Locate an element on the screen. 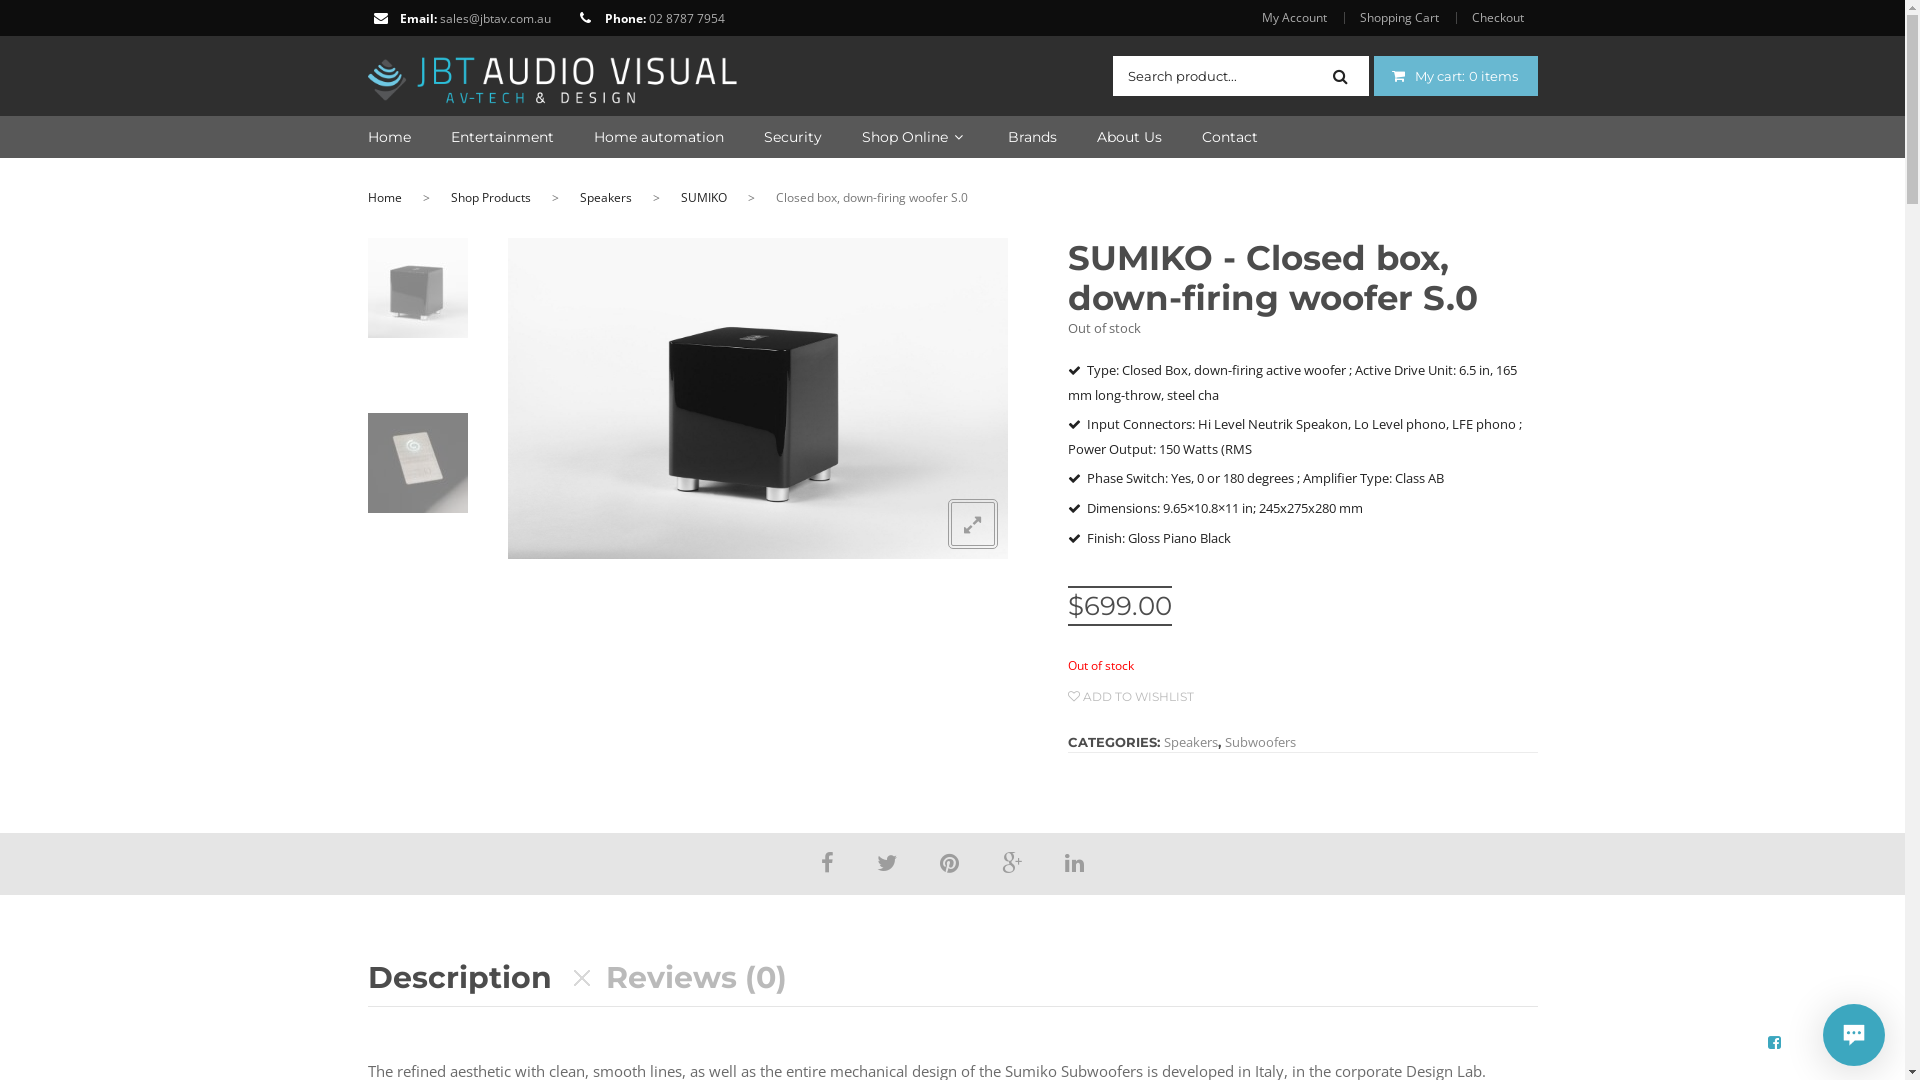 The height and width of the screenshot is (1080, 1920). 'Subwoofers' is located at coordinates (1258, 741).